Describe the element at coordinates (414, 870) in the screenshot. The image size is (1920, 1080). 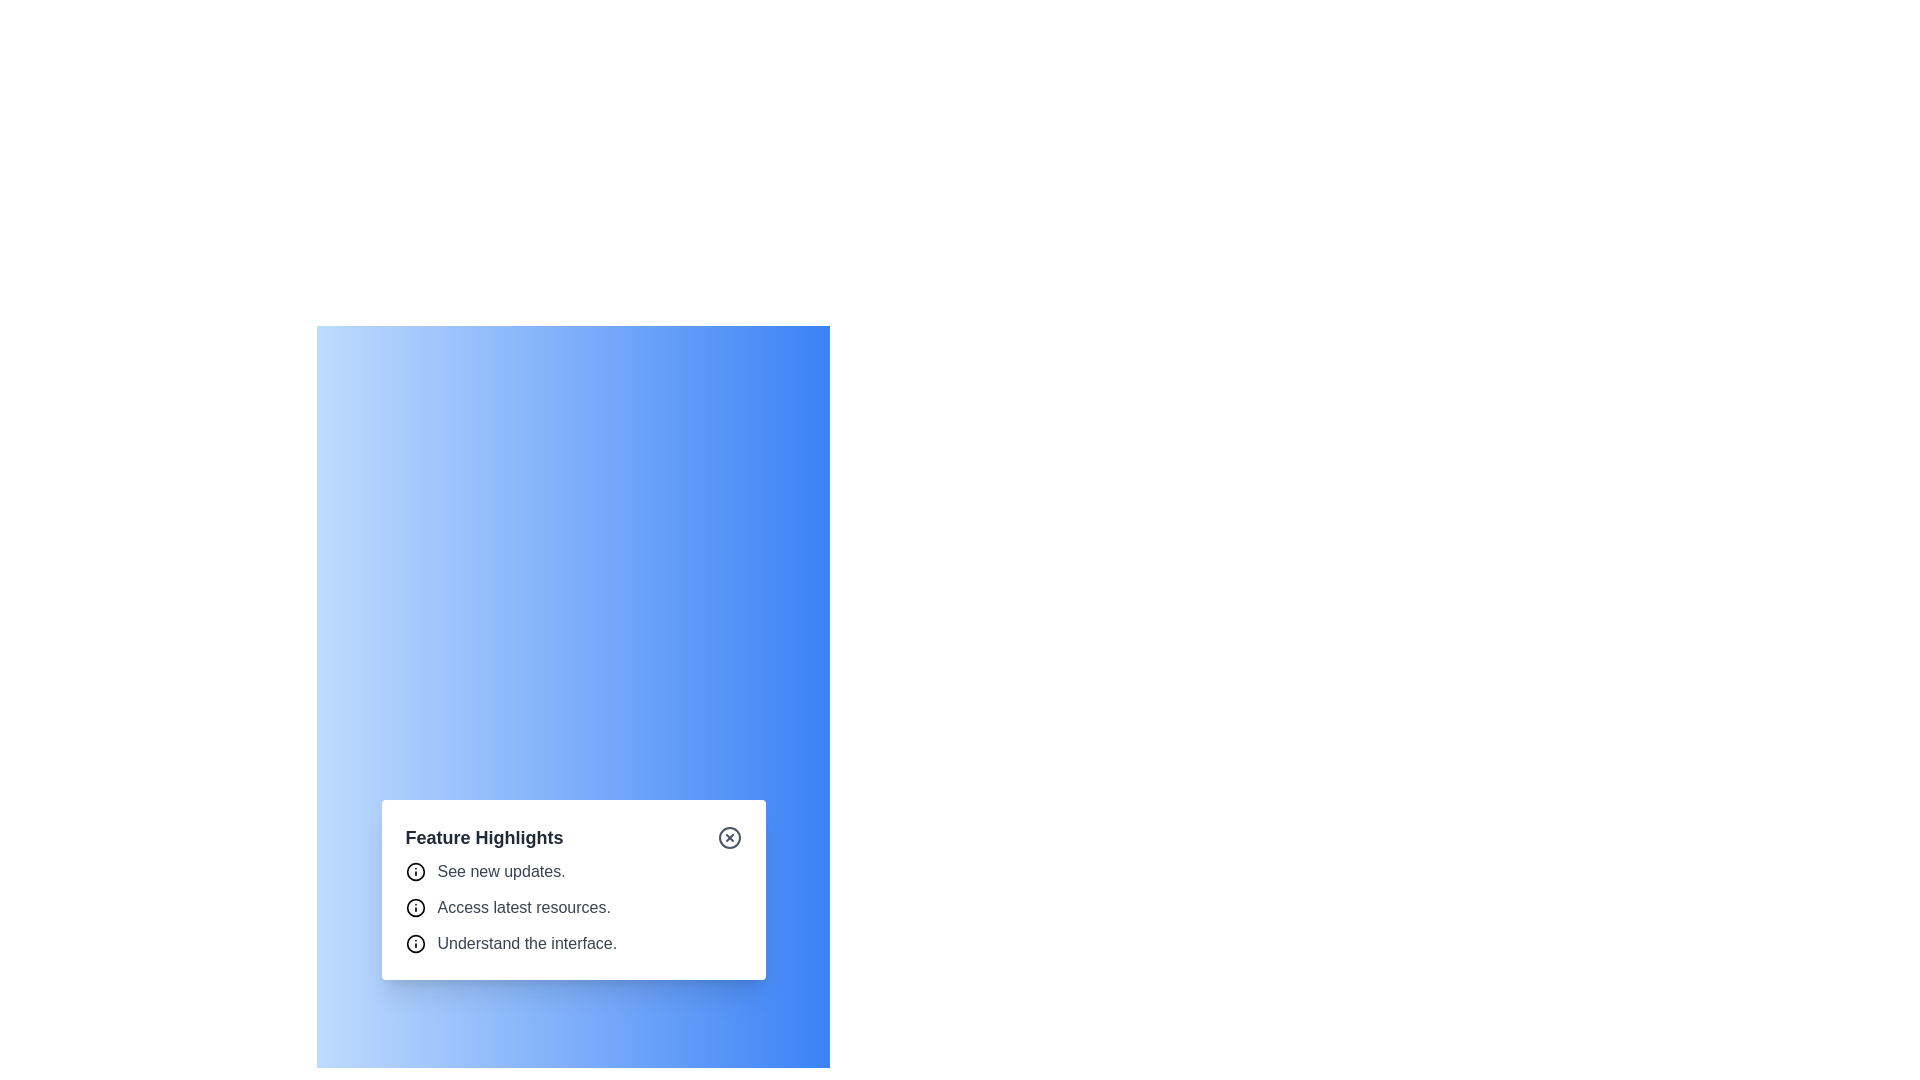
I see `the informational icon located in the top-left corner of the layout that contains the text 'See new updates.'` at that location.